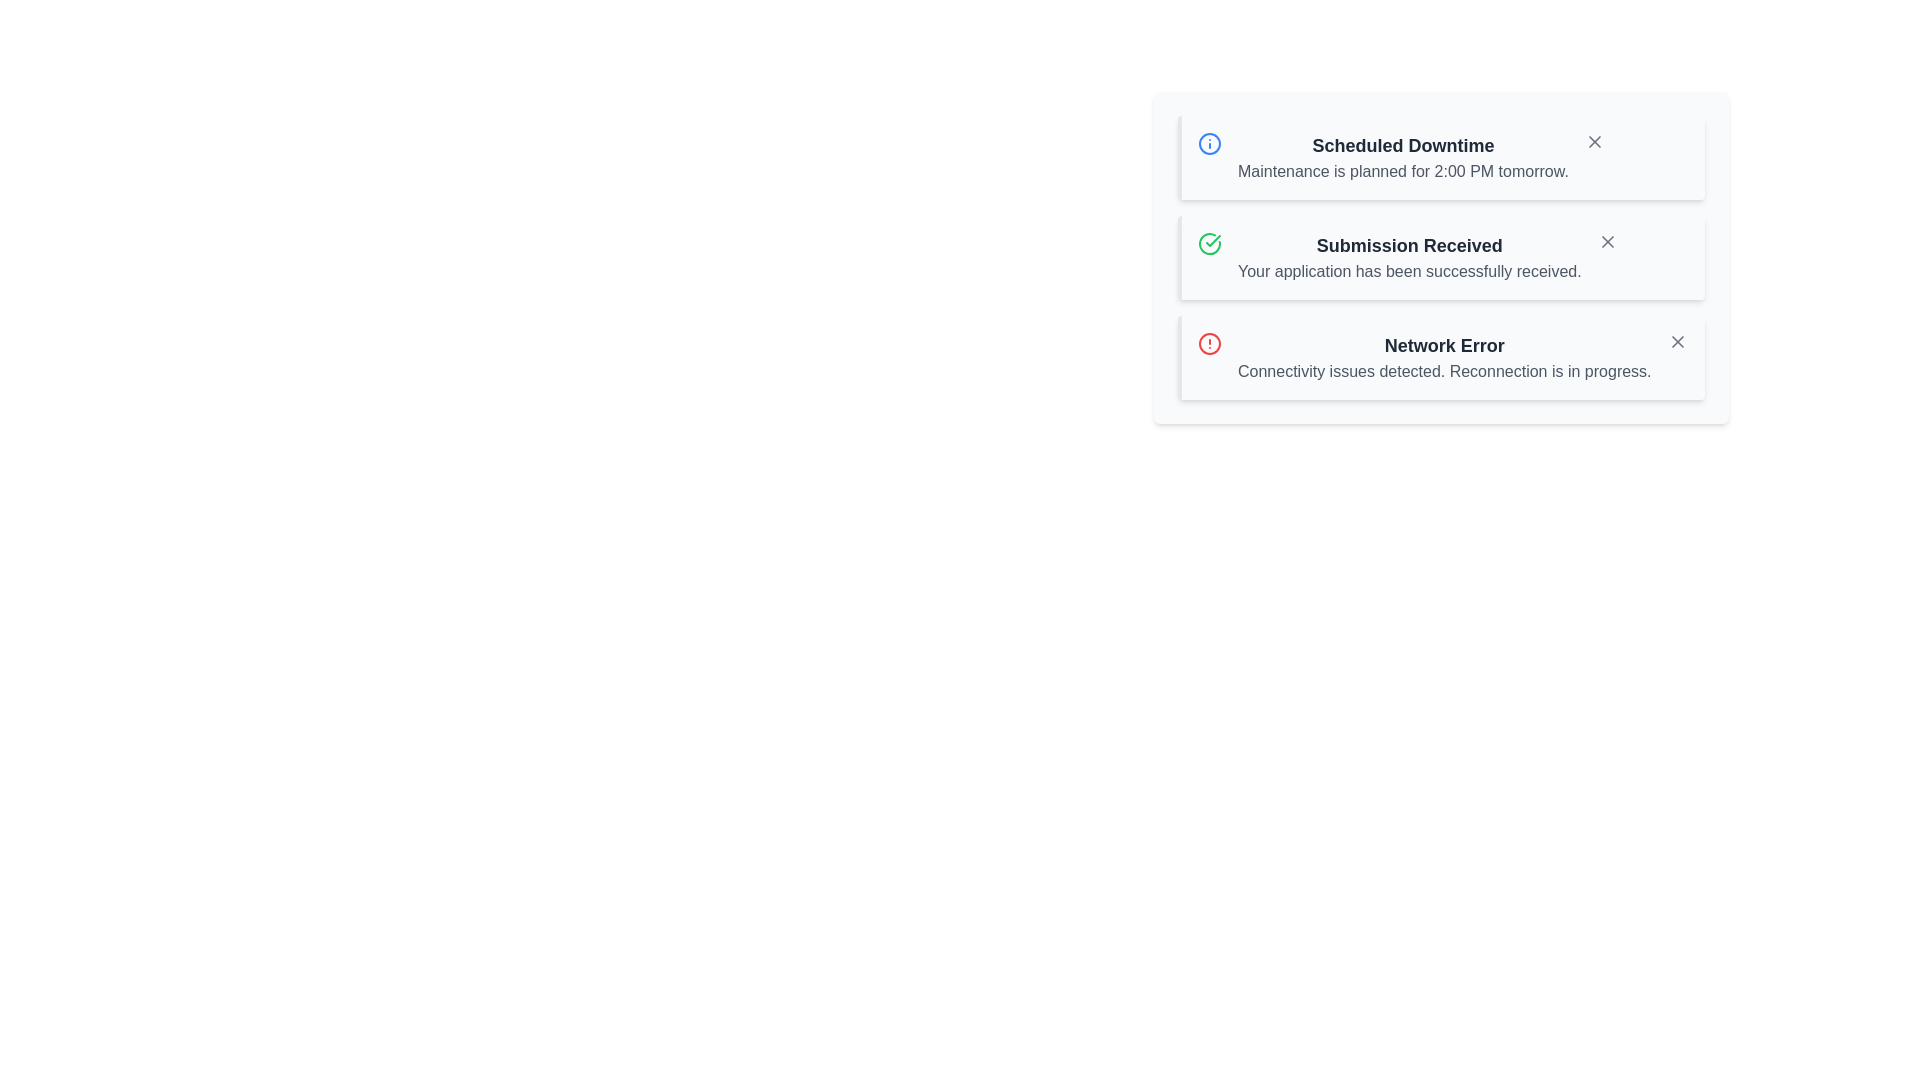 This screenshot has height=1080, width=1920. I want to click on the close button located at the rightmost side of the 'Scheduled Downtime' notification, so click(1593, 141).